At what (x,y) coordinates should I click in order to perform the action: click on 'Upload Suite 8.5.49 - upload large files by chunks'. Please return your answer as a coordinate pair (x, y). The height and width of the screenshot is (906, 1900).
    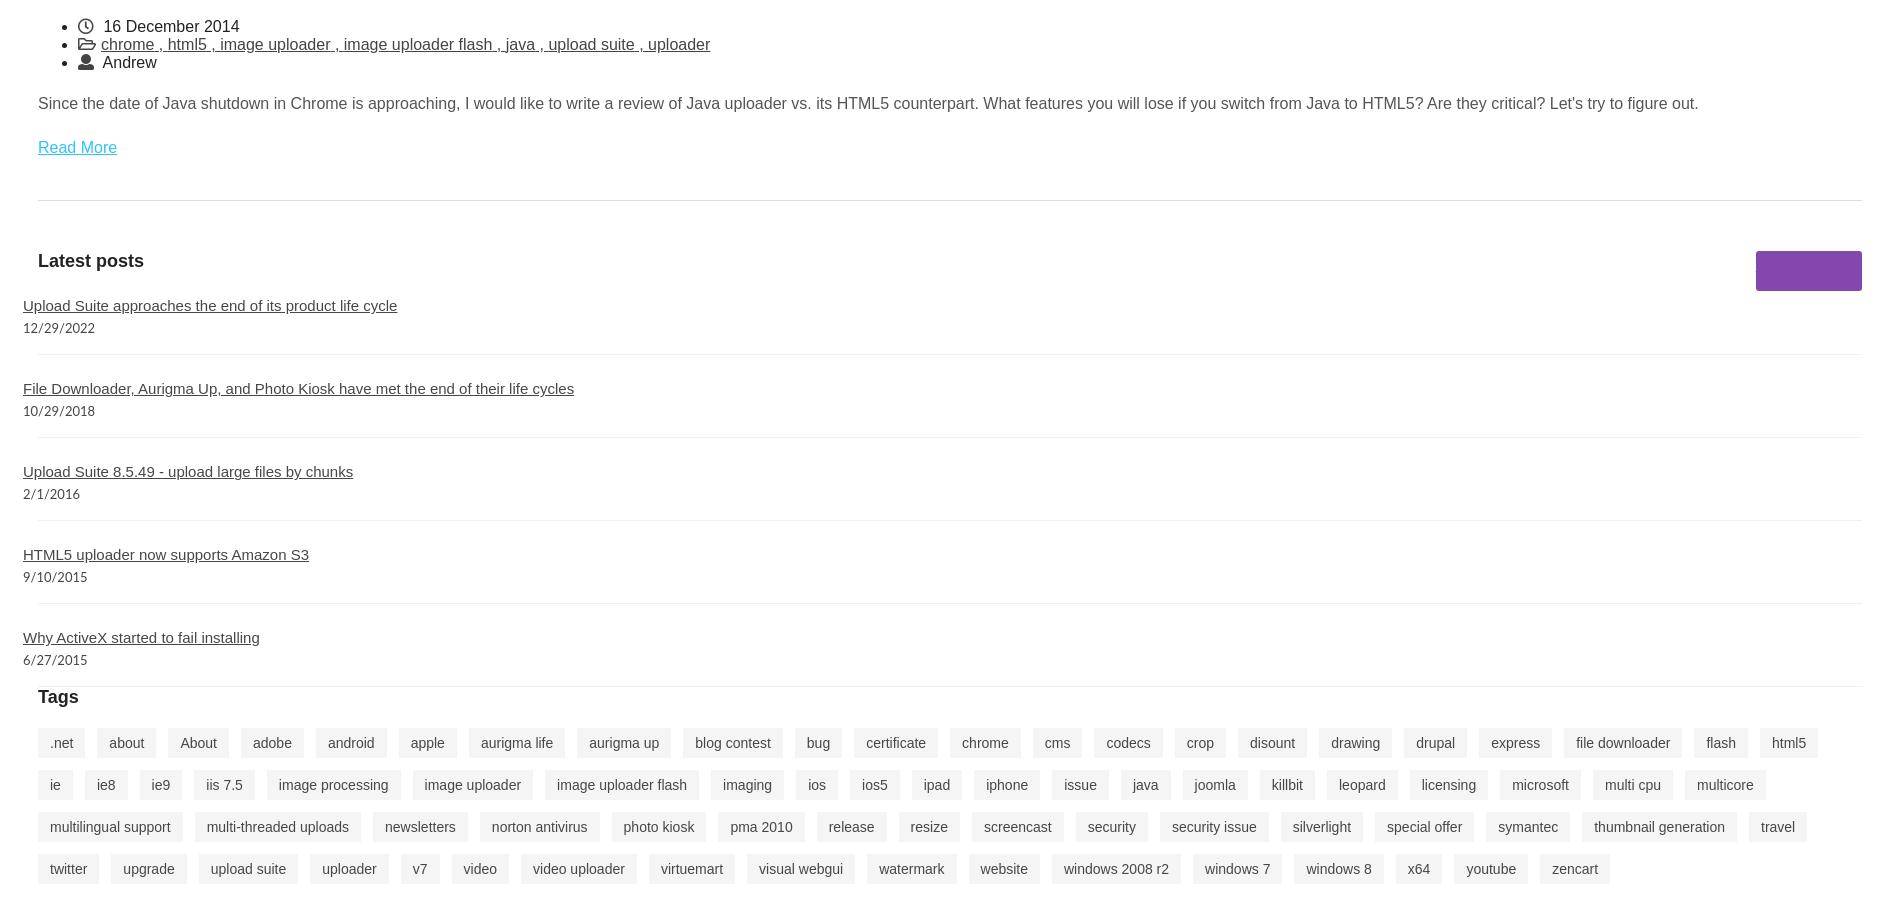
    Looking at the image, I should click on (187, 470).